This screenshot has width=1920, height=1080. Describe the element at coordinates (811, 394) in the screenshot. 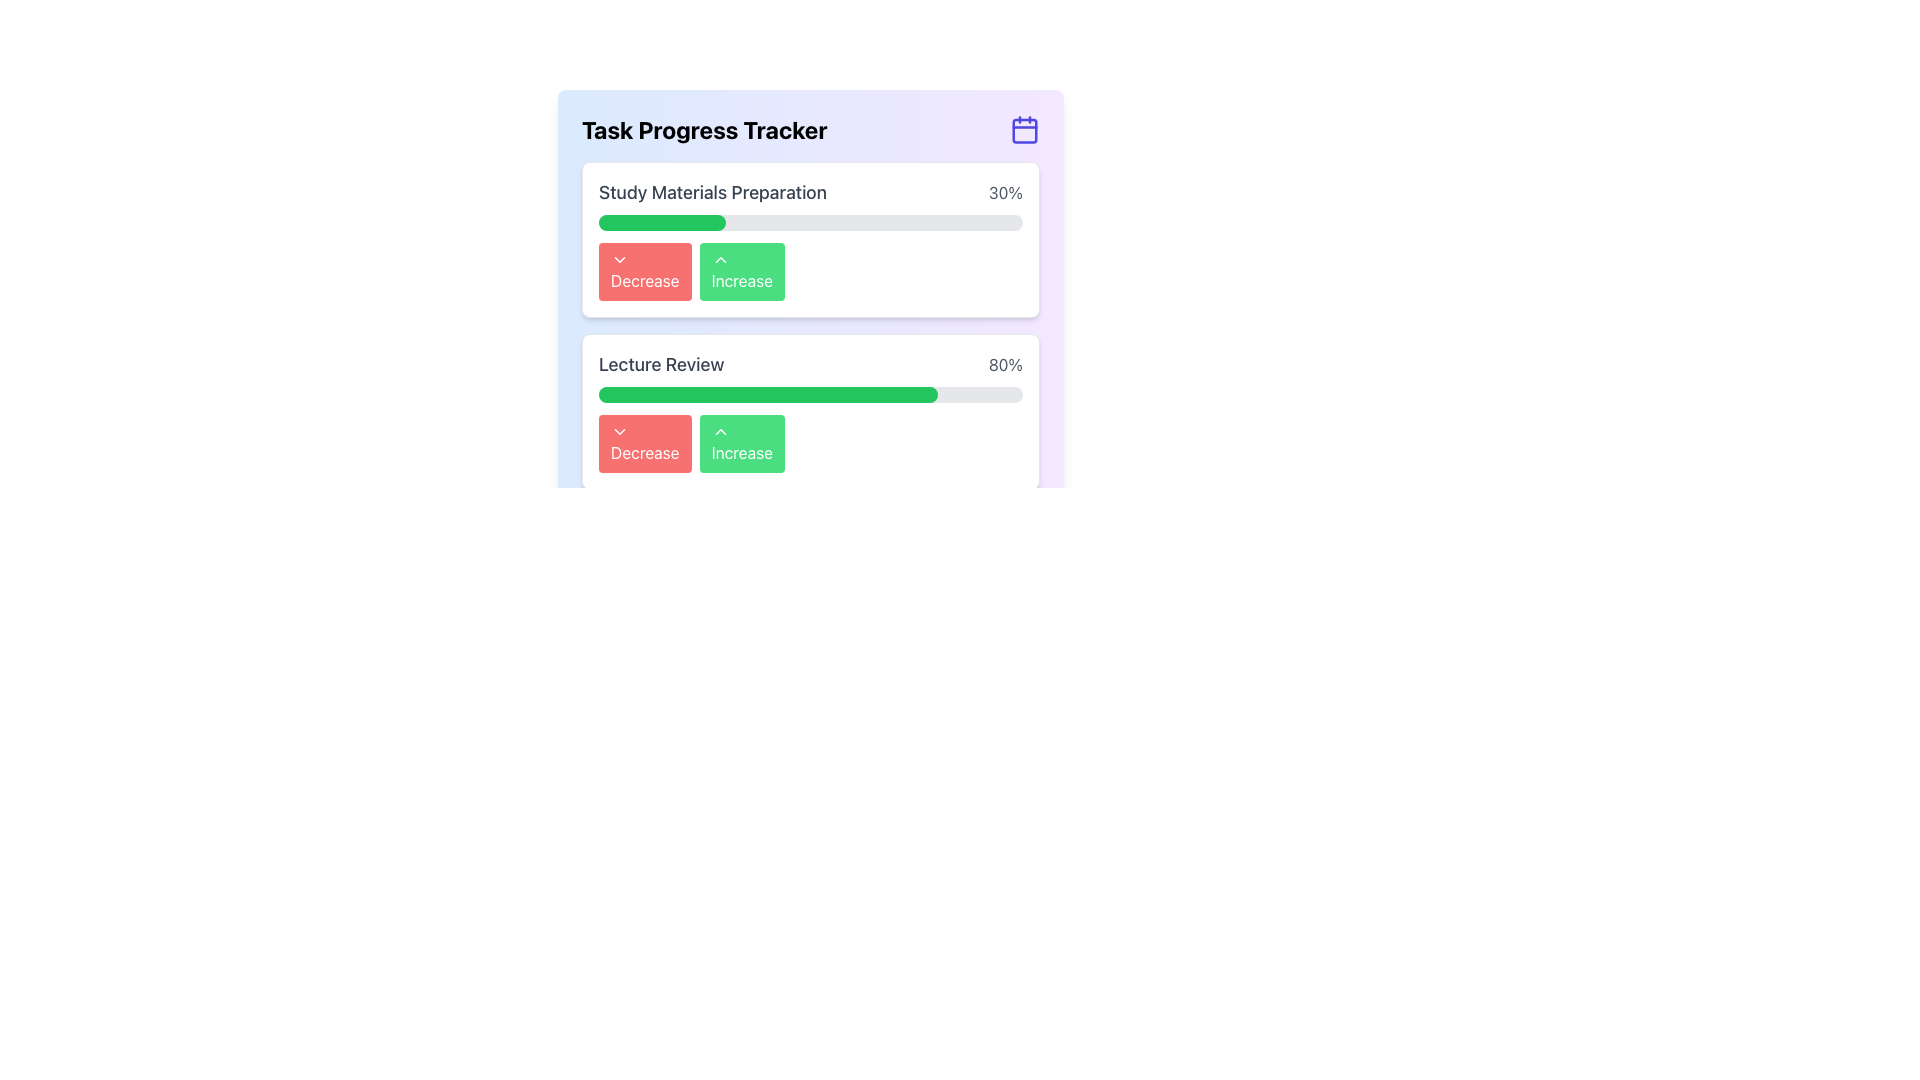

I see `the horizontal progress bar indicating 80% progress in the 'Lecture Review' section of the interface` at that location.